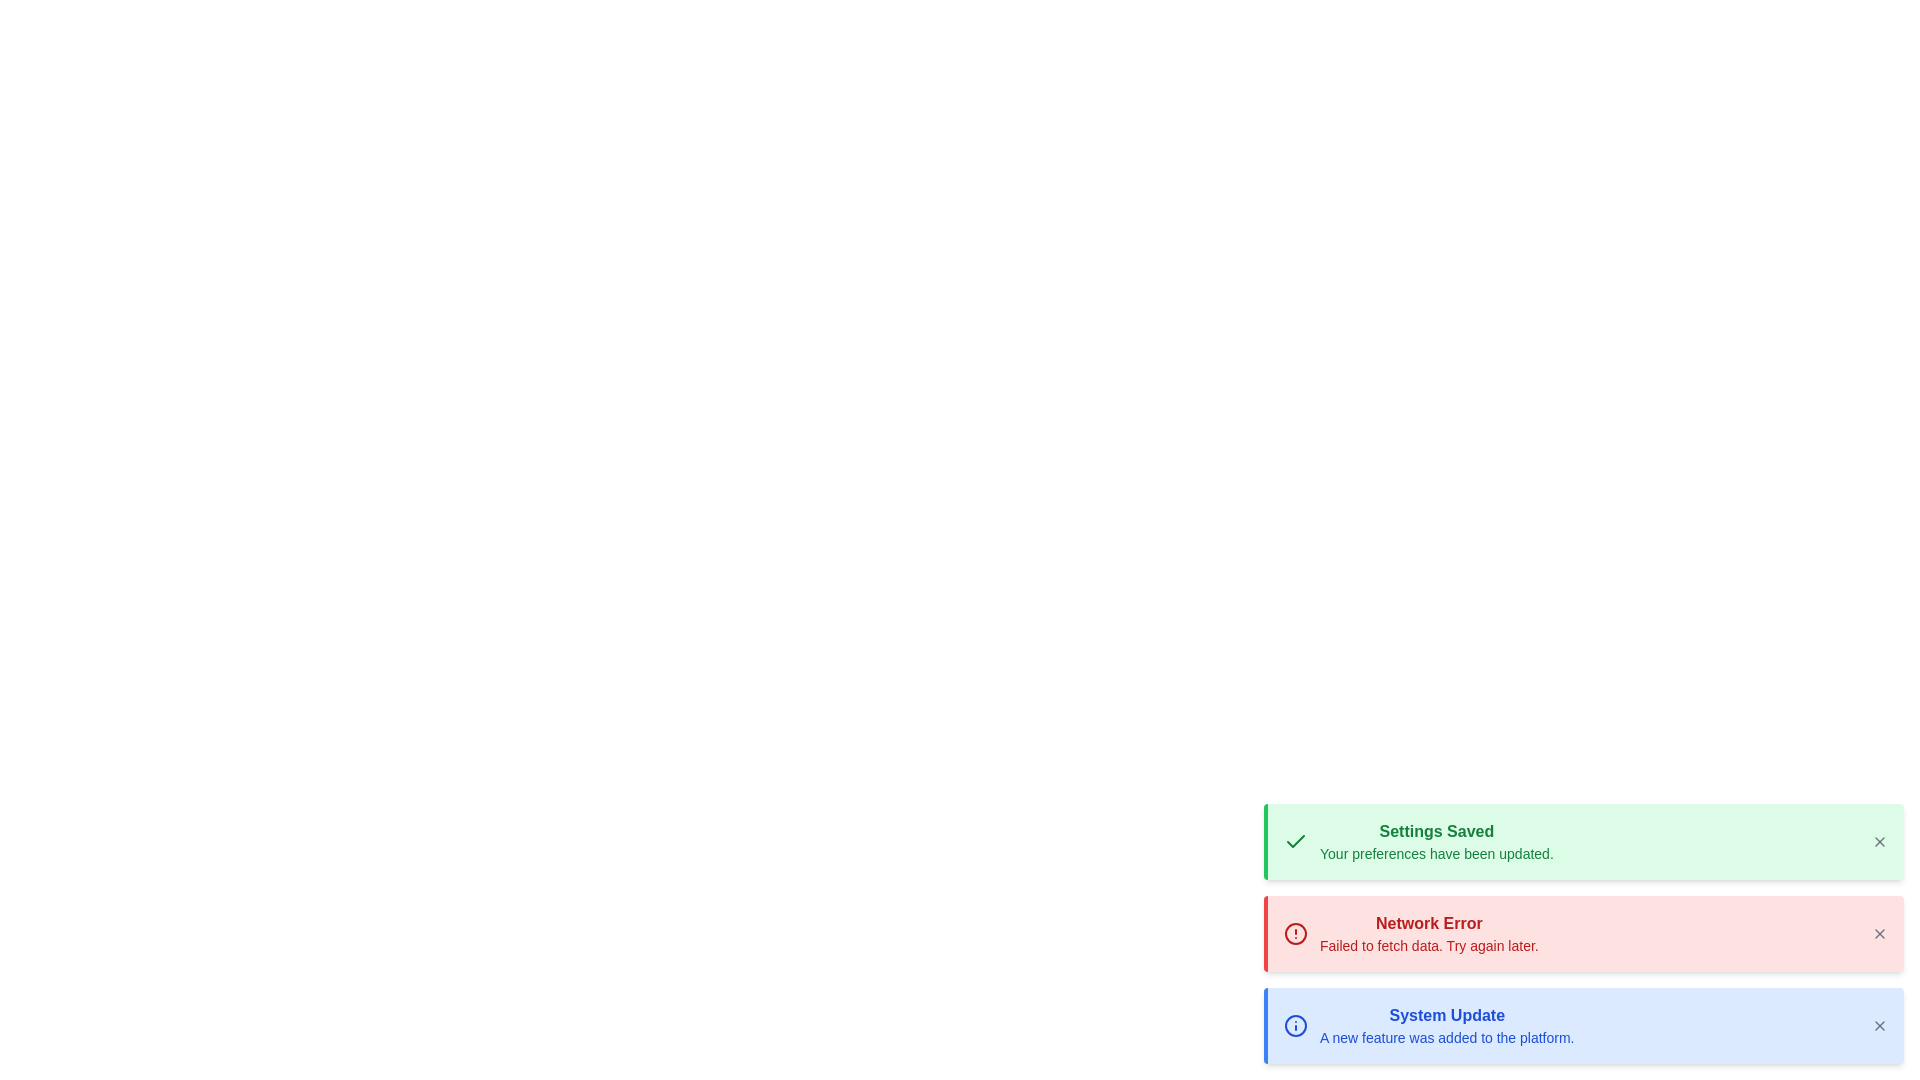  I want to click on the close button (an 'X' icon) located at the top-right corner of the blue notification box labeled 'System Update', so click(1879, 1026).